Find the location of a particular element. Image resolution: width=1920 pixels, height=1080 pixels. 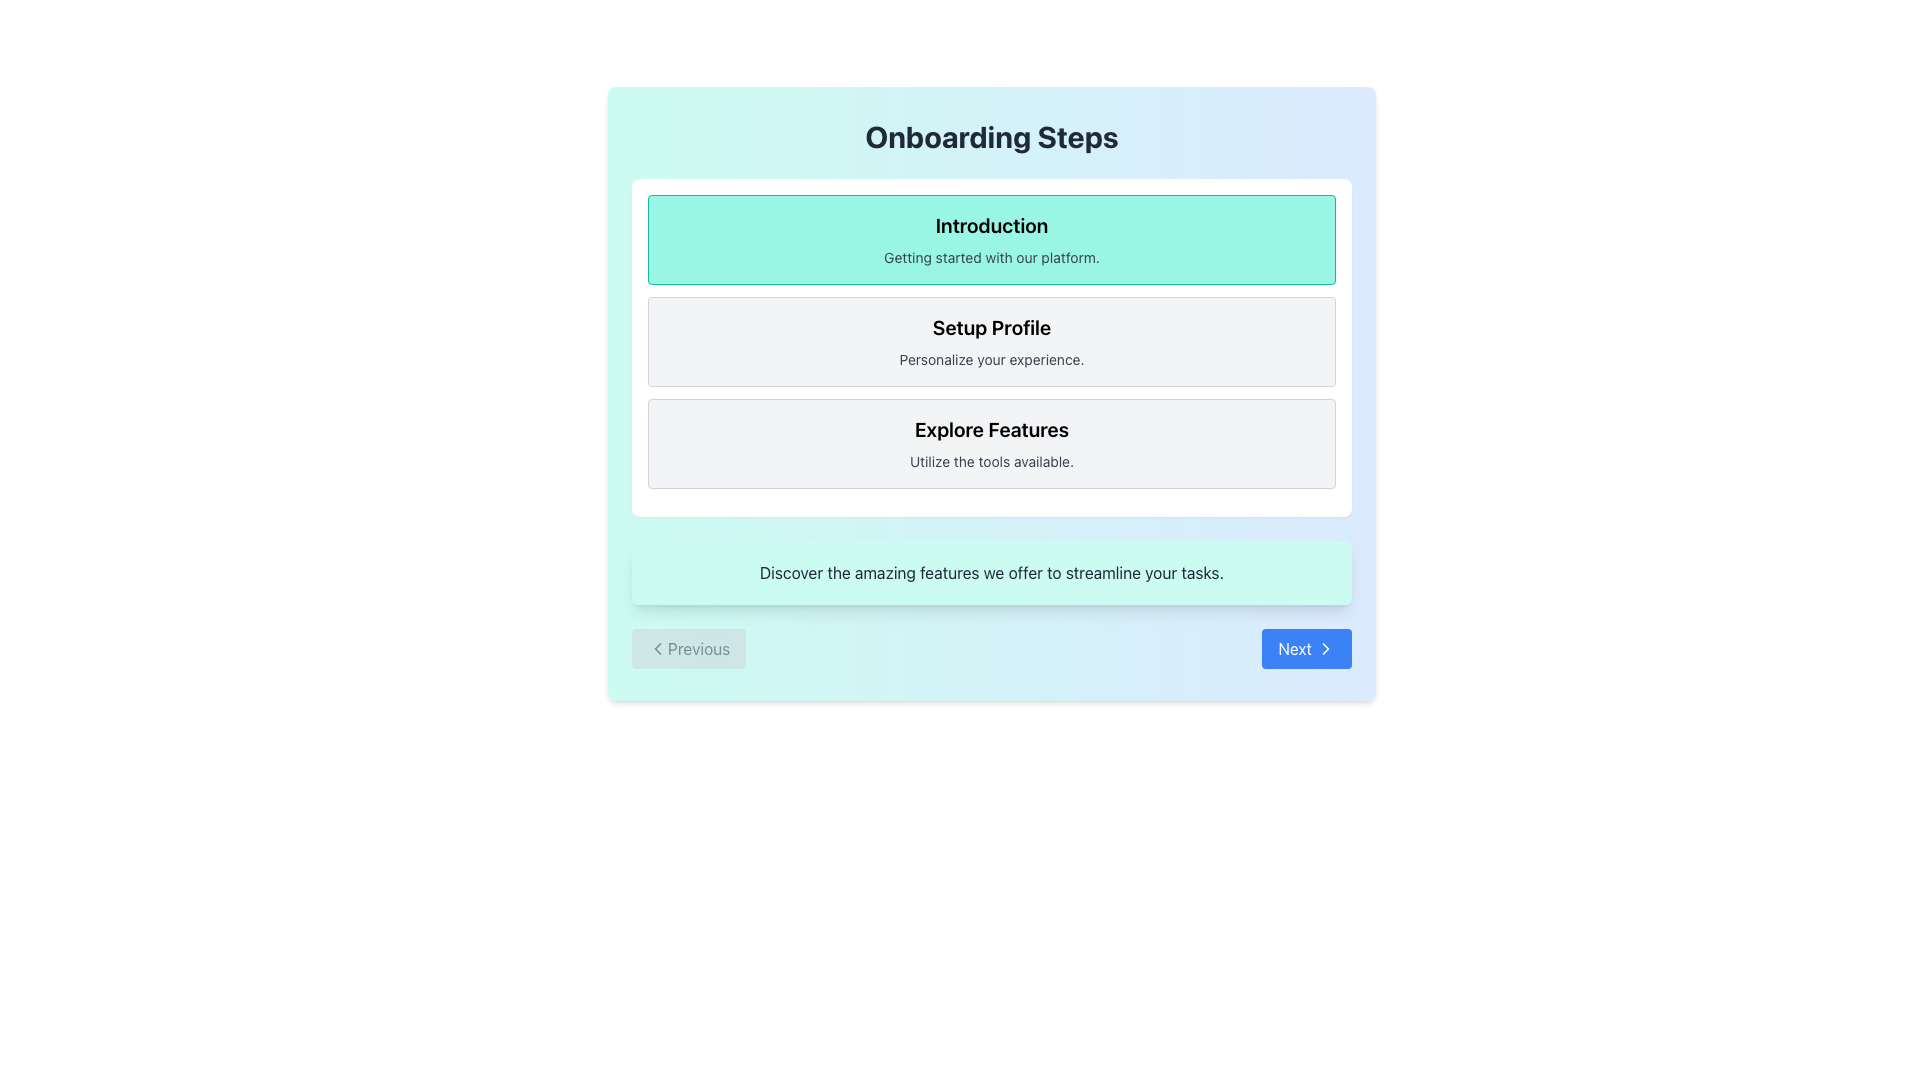

text contained in the Informational panel, which is the third panel in the onboarding sequence located beneath the 'Setup Profile' panel is located at coordinates (992, 442).